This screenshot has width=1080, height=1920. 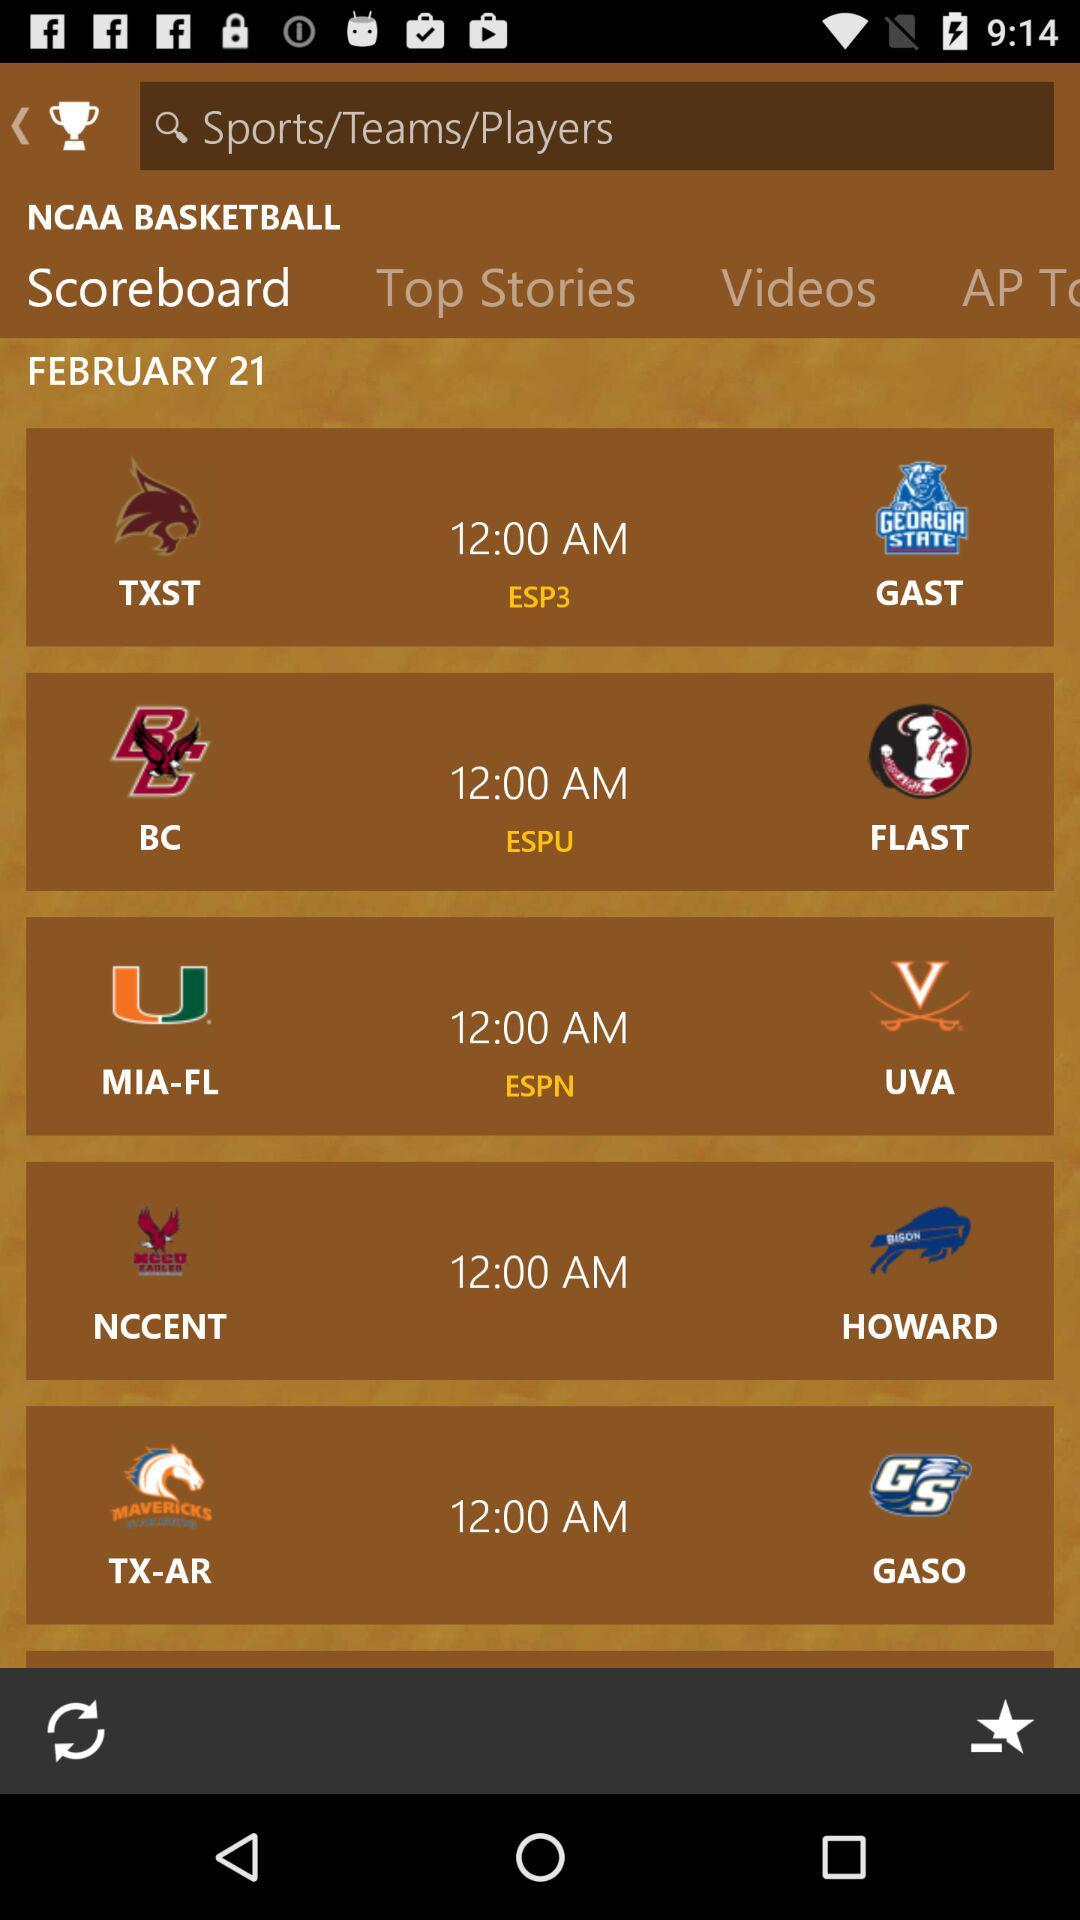 What do you see at coordinates (814, 290) in the screenshot?
I see `icon to the right of the top stories item` at bounding box center [814, 290].